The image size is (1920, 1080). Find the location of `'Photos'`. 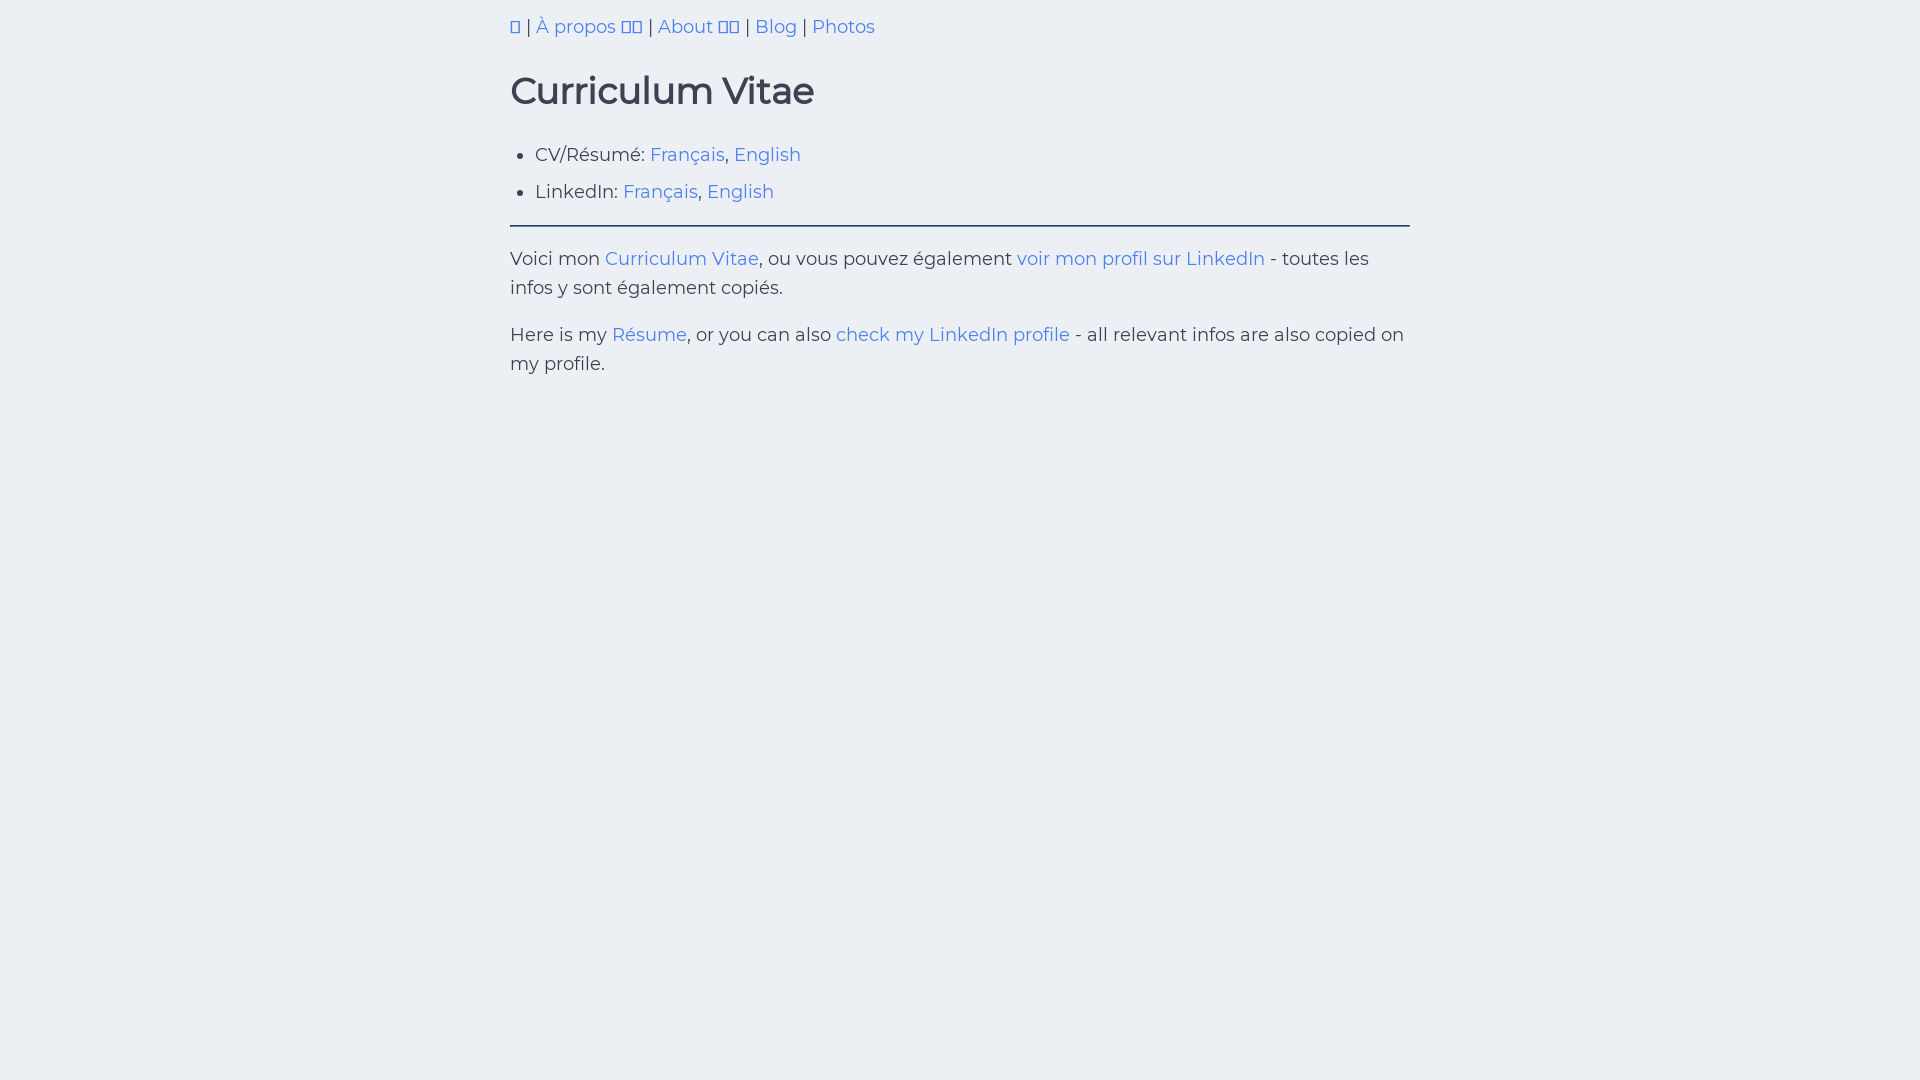

'Photos' is located at coordinates (843, 27).